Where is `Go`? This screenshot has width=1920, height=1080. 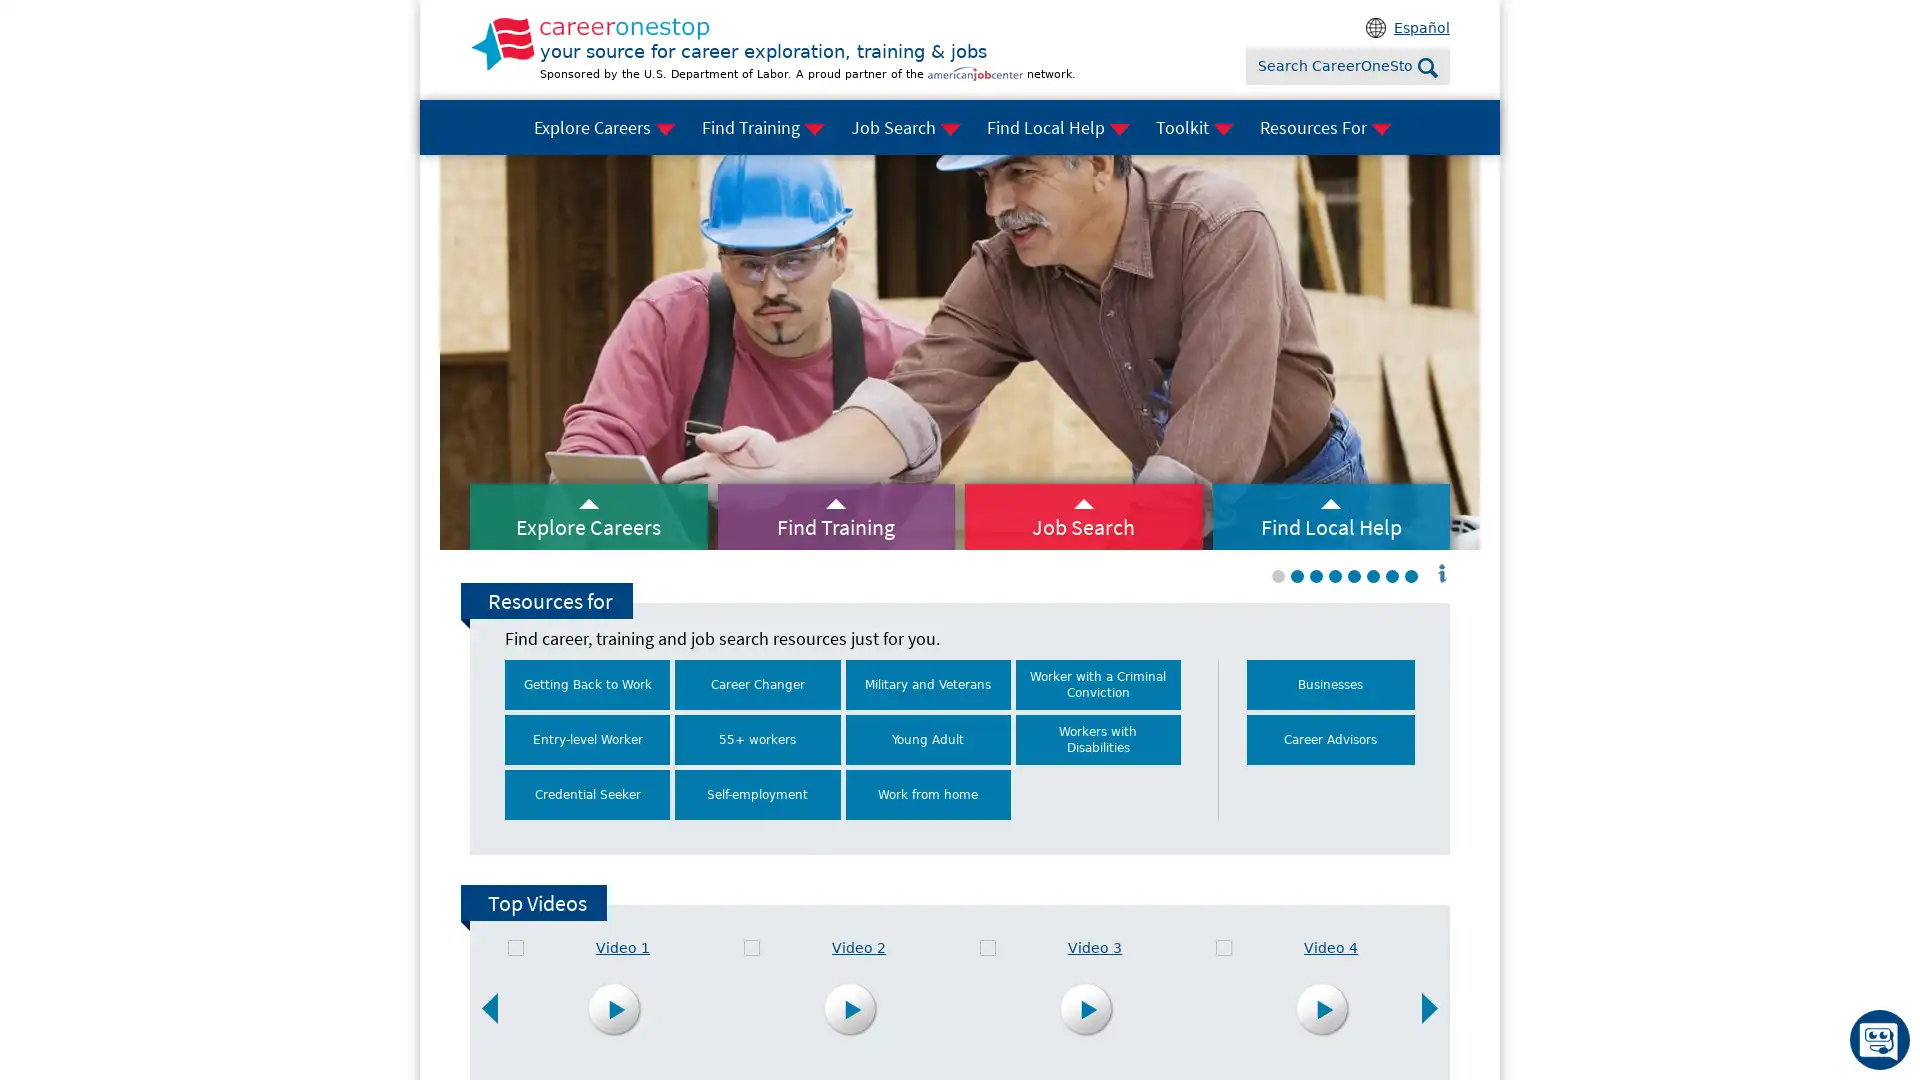
Go is located at coordinates (1427, 67).